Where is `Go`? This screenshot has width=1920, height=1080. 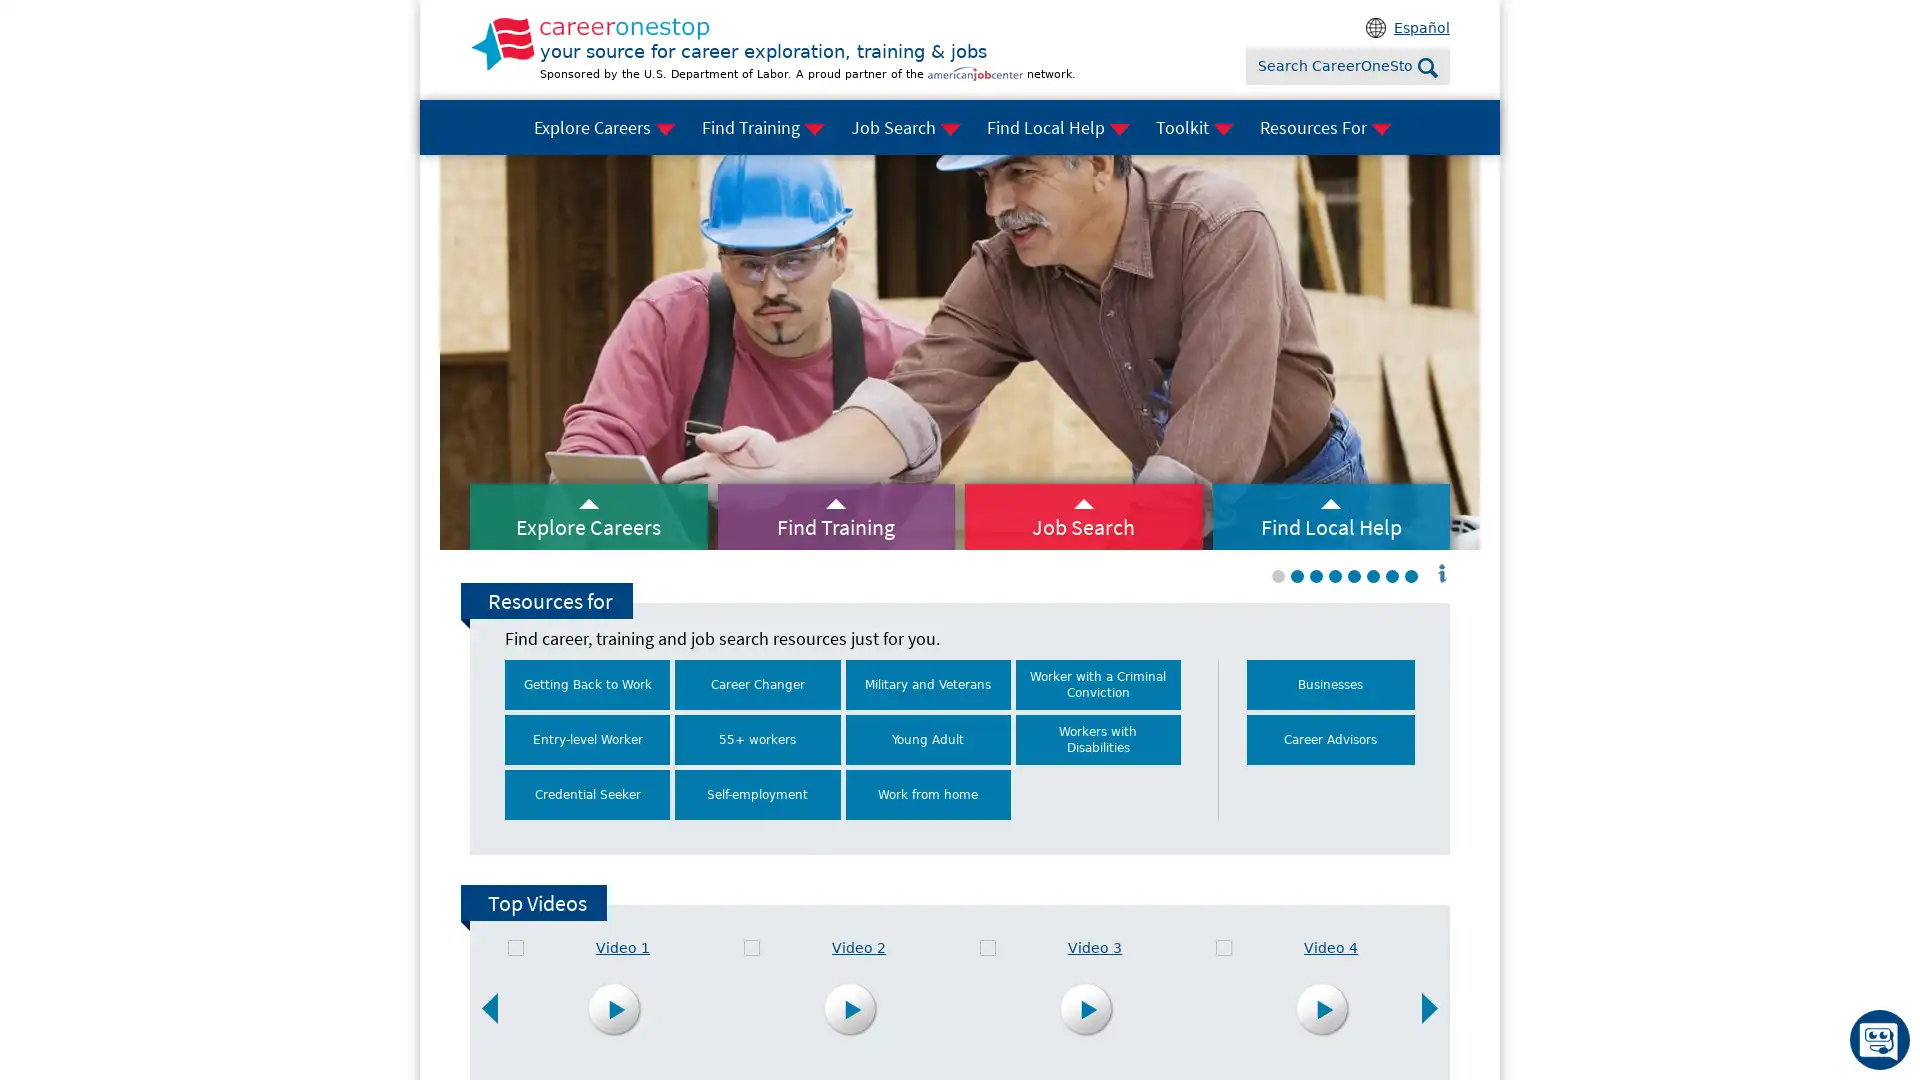
Go is located at coordinates (1427, 67).